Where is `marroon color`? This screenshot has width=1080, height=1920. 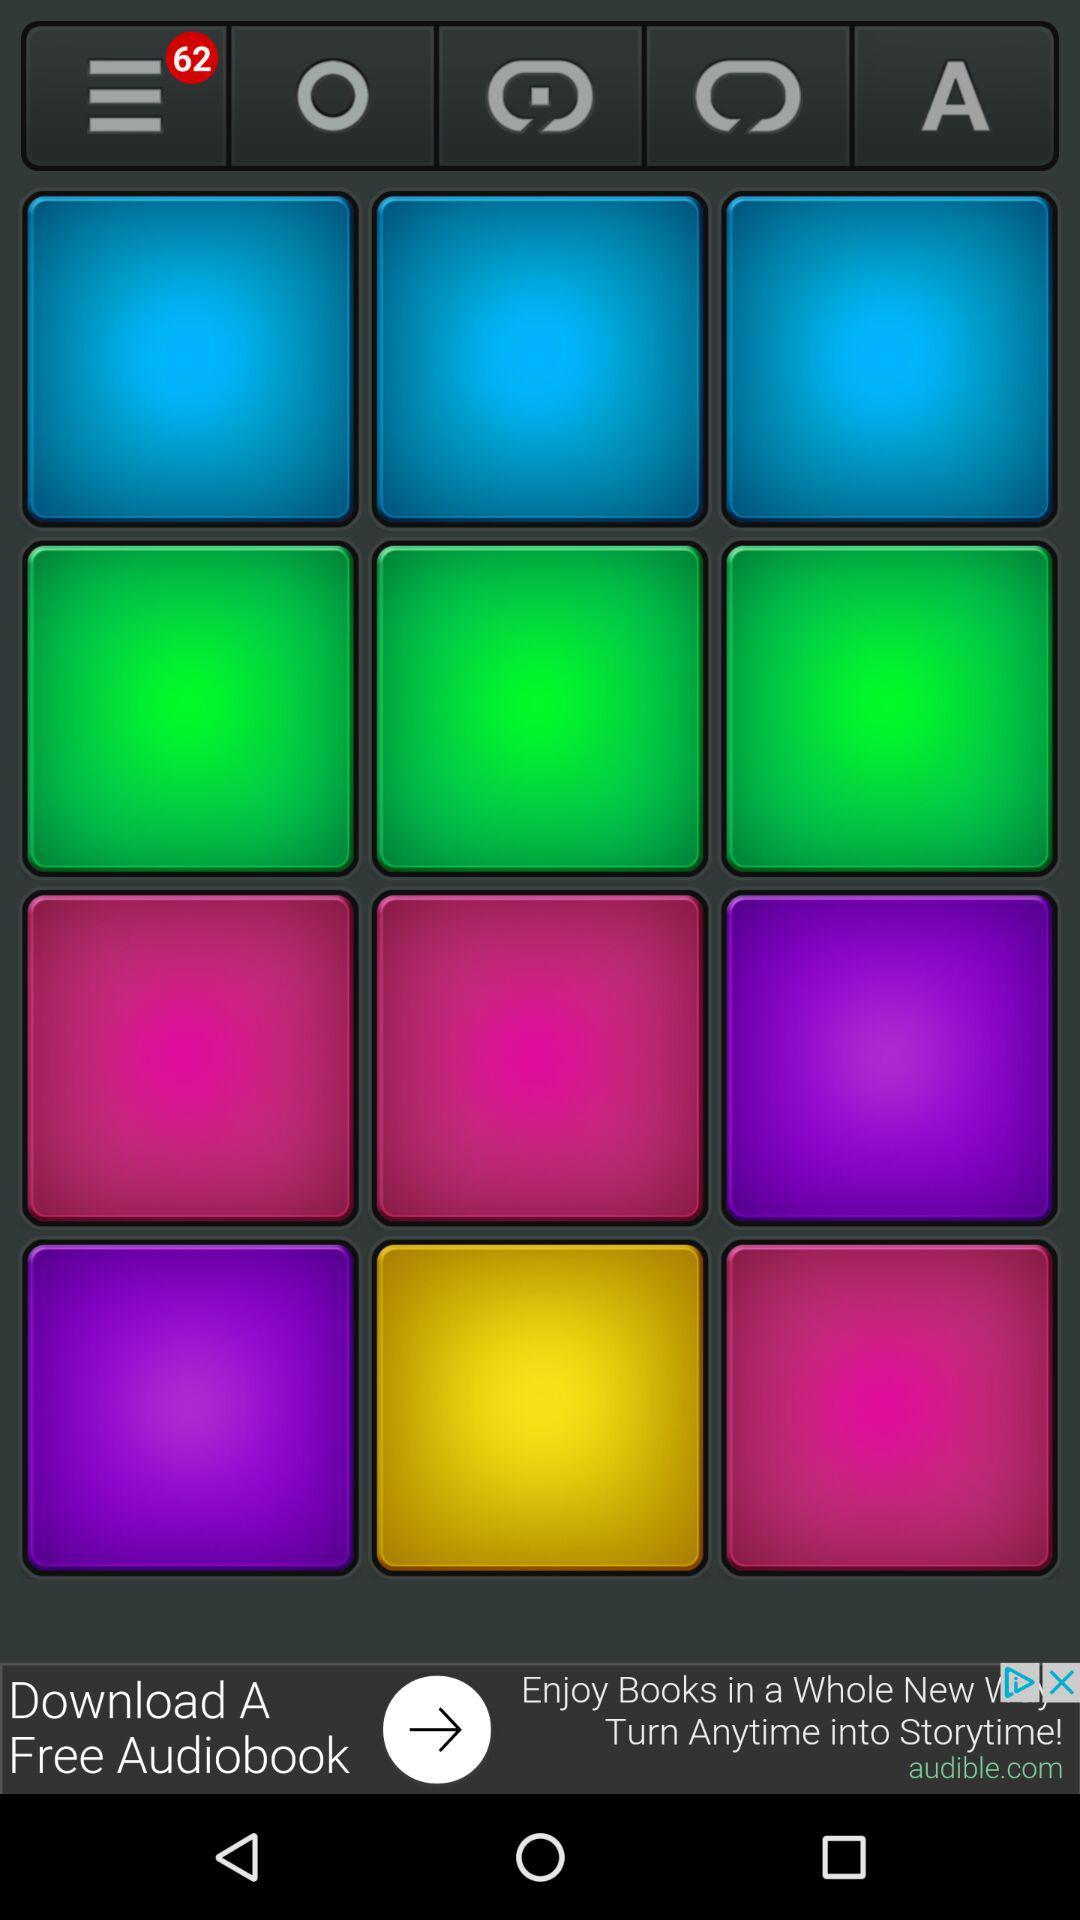
marroon color is located at coordinates (540, 1057).